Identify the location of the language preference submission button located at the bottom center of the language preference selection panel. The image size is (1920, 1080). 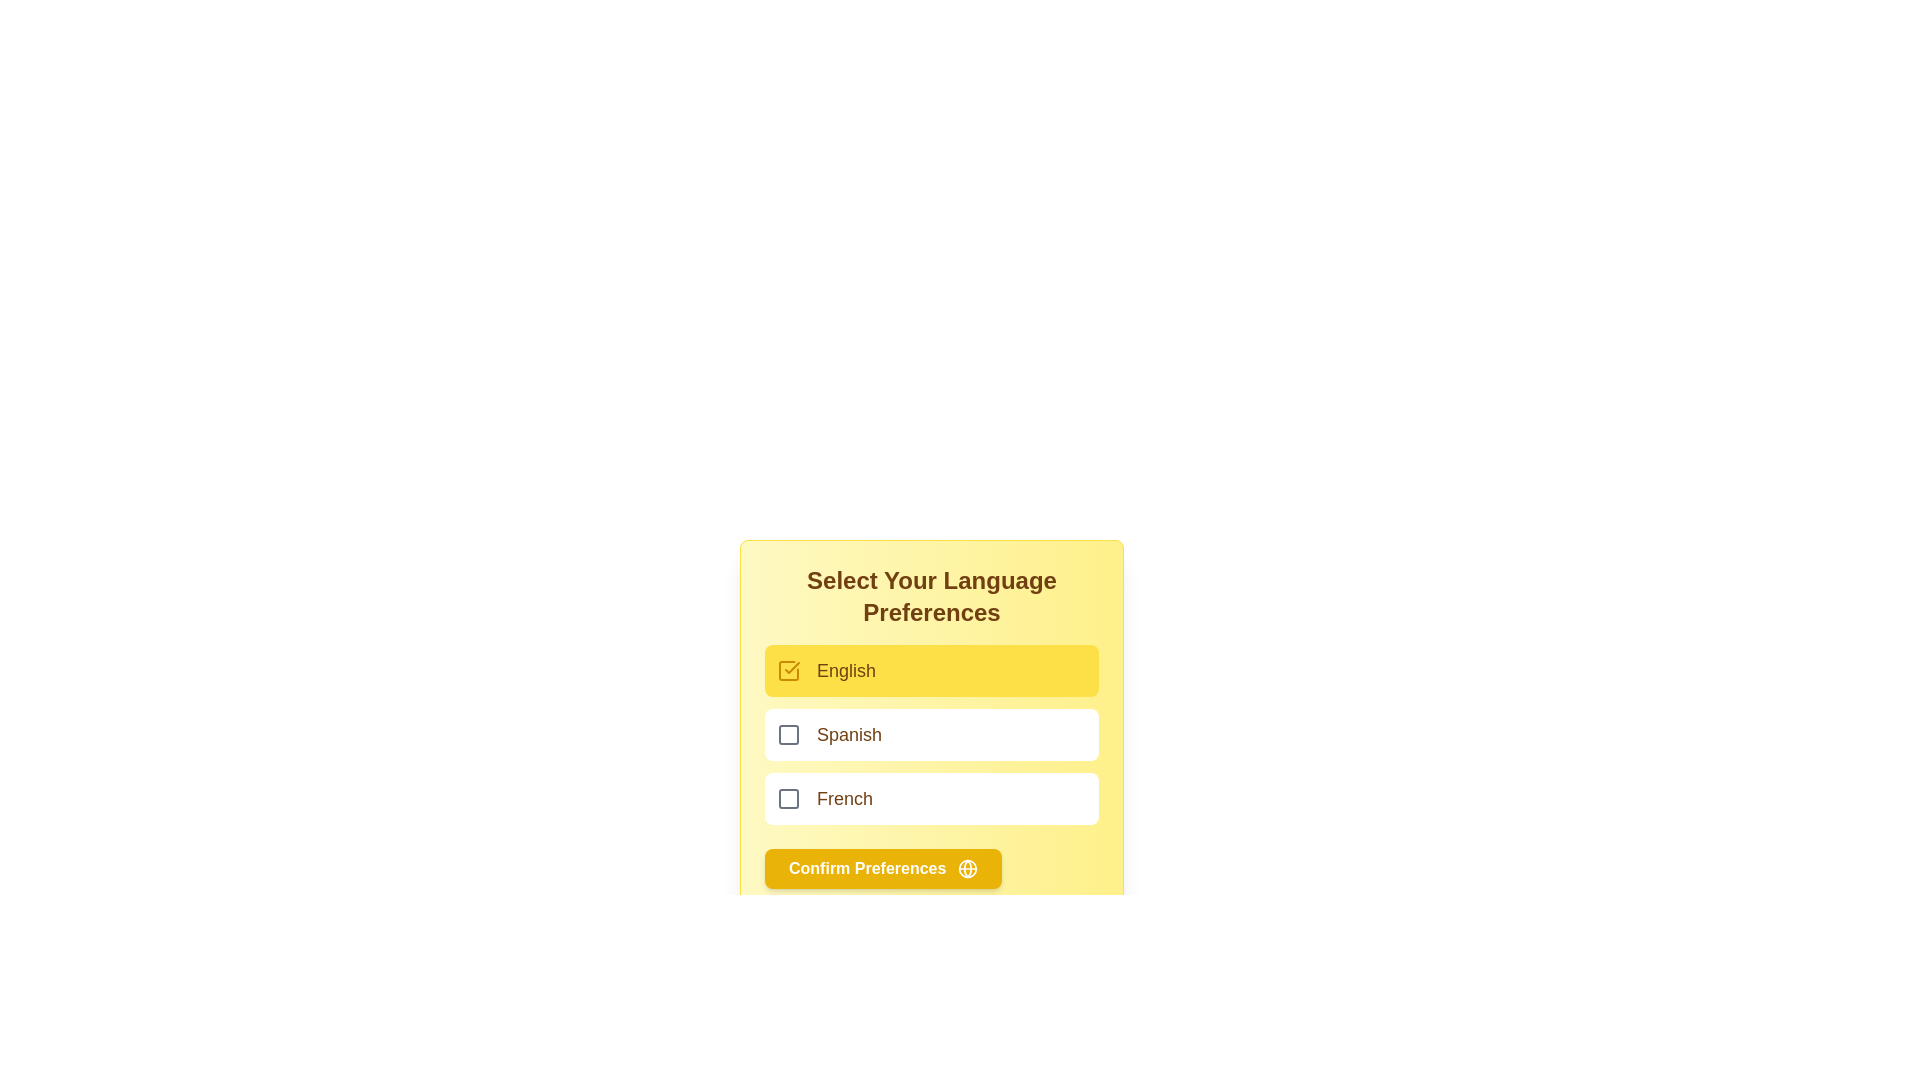
(882, 867).